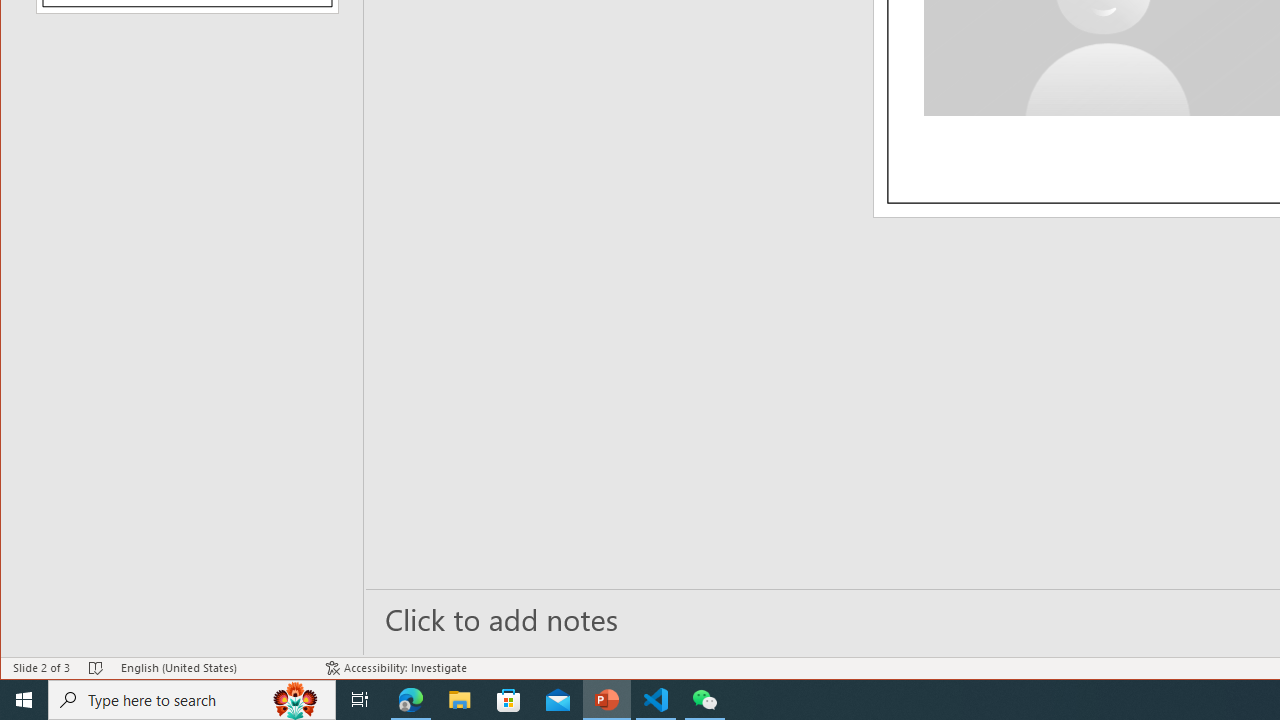 This screenshot has height=720, width=1280. Describe the element at coordinates (24, 698) in the screenshot. I see `'Start'` at that location.